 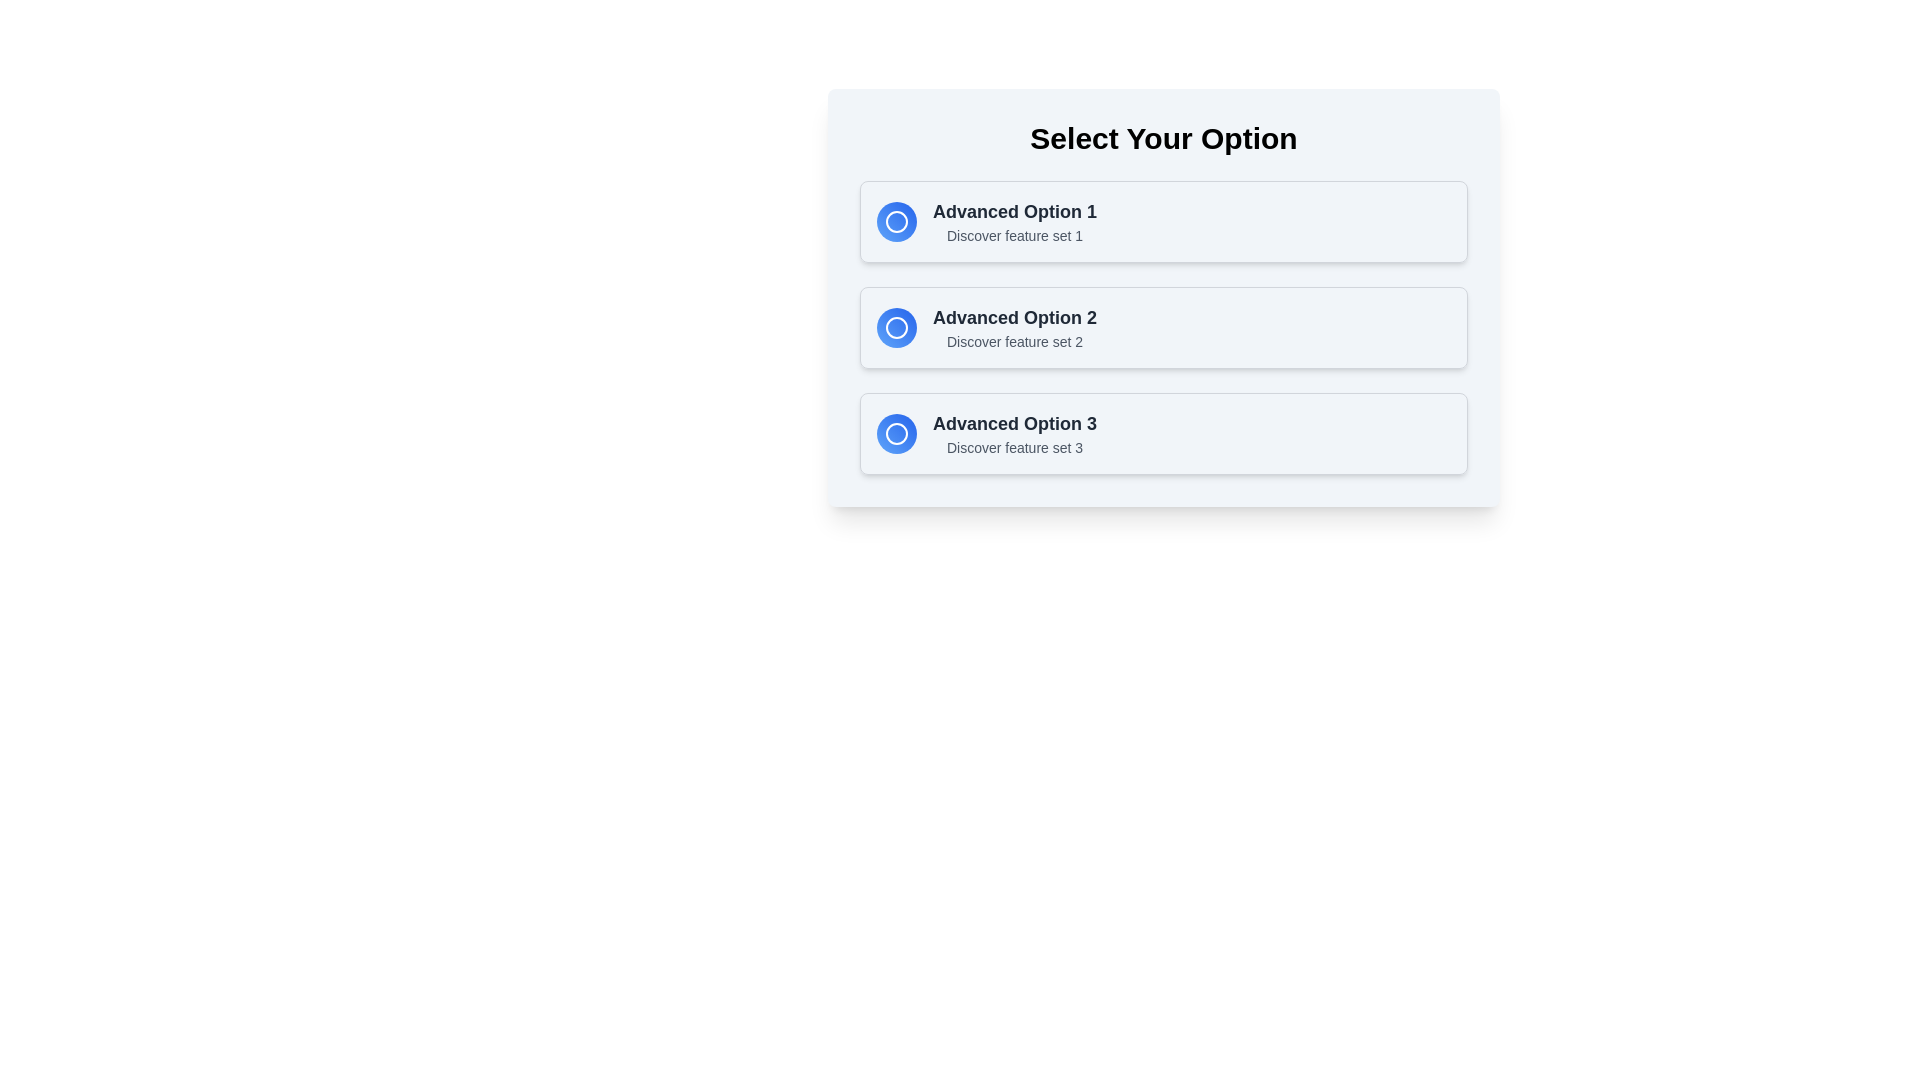 What do you see at coordinates (896, 326) in the screenshot?
I see `the inactive circular icon (radio button) located to the left of 'Advanced Option 2' in a vertical list of options` at bounding box center [896, 326].